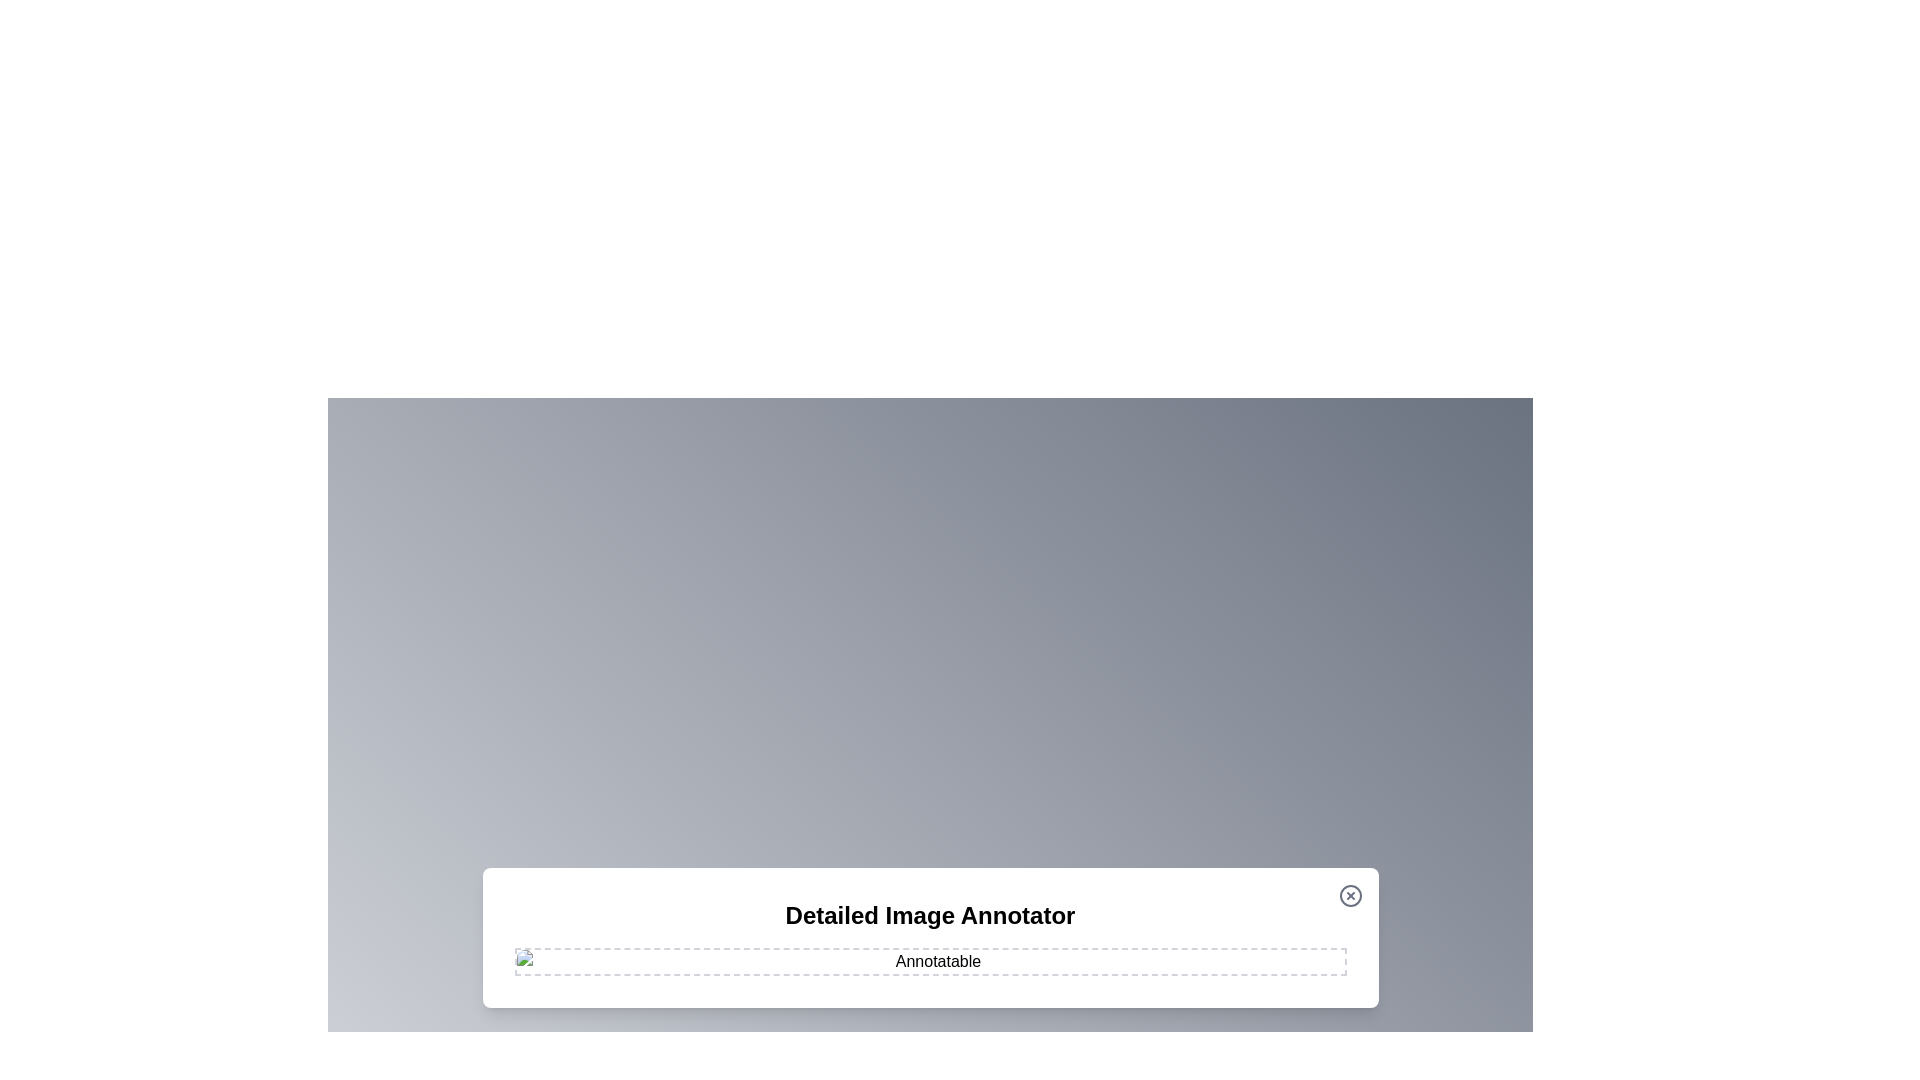  I want to click on the image at coordinates (1001, 958) to add an annotation, so click(1001, 956).